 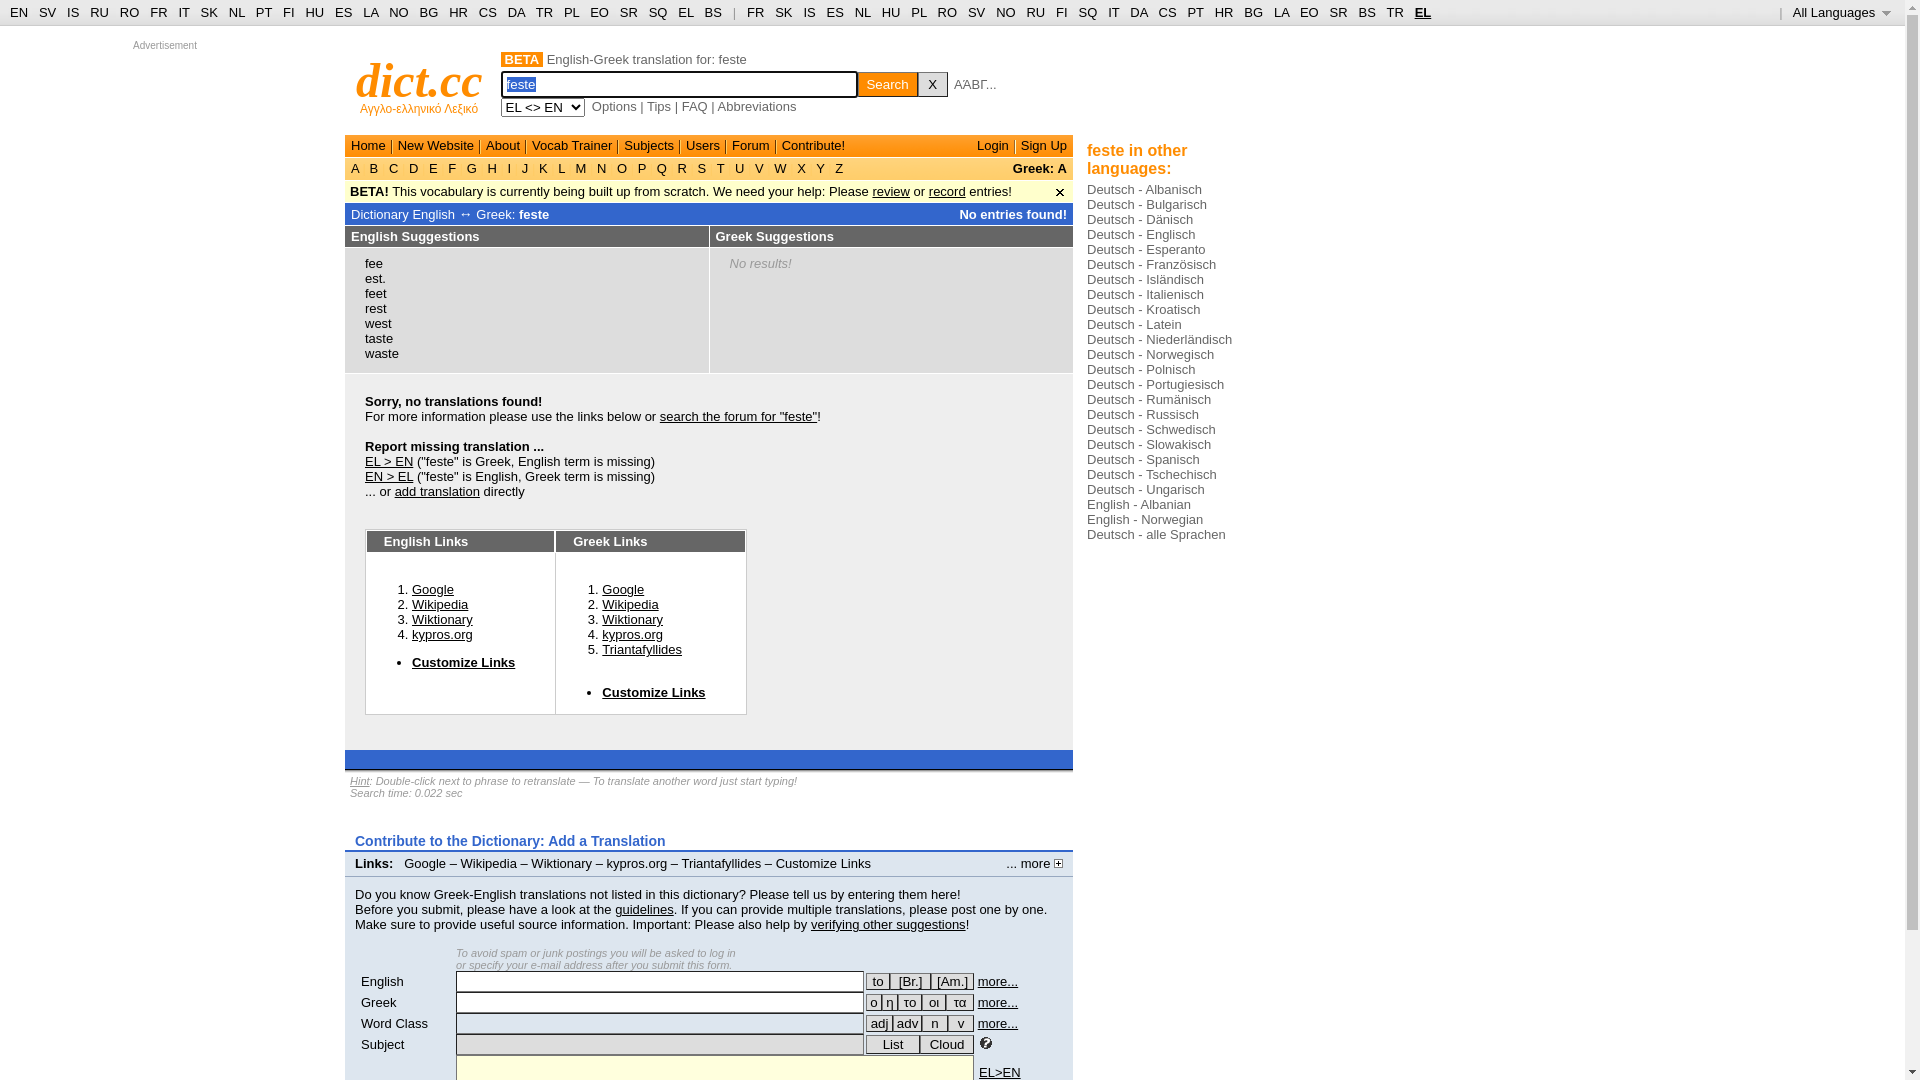 What do you see at coordinates (998, 1023) in the screenshot?
I see `'more...'` at bounding box center [998, 1023].